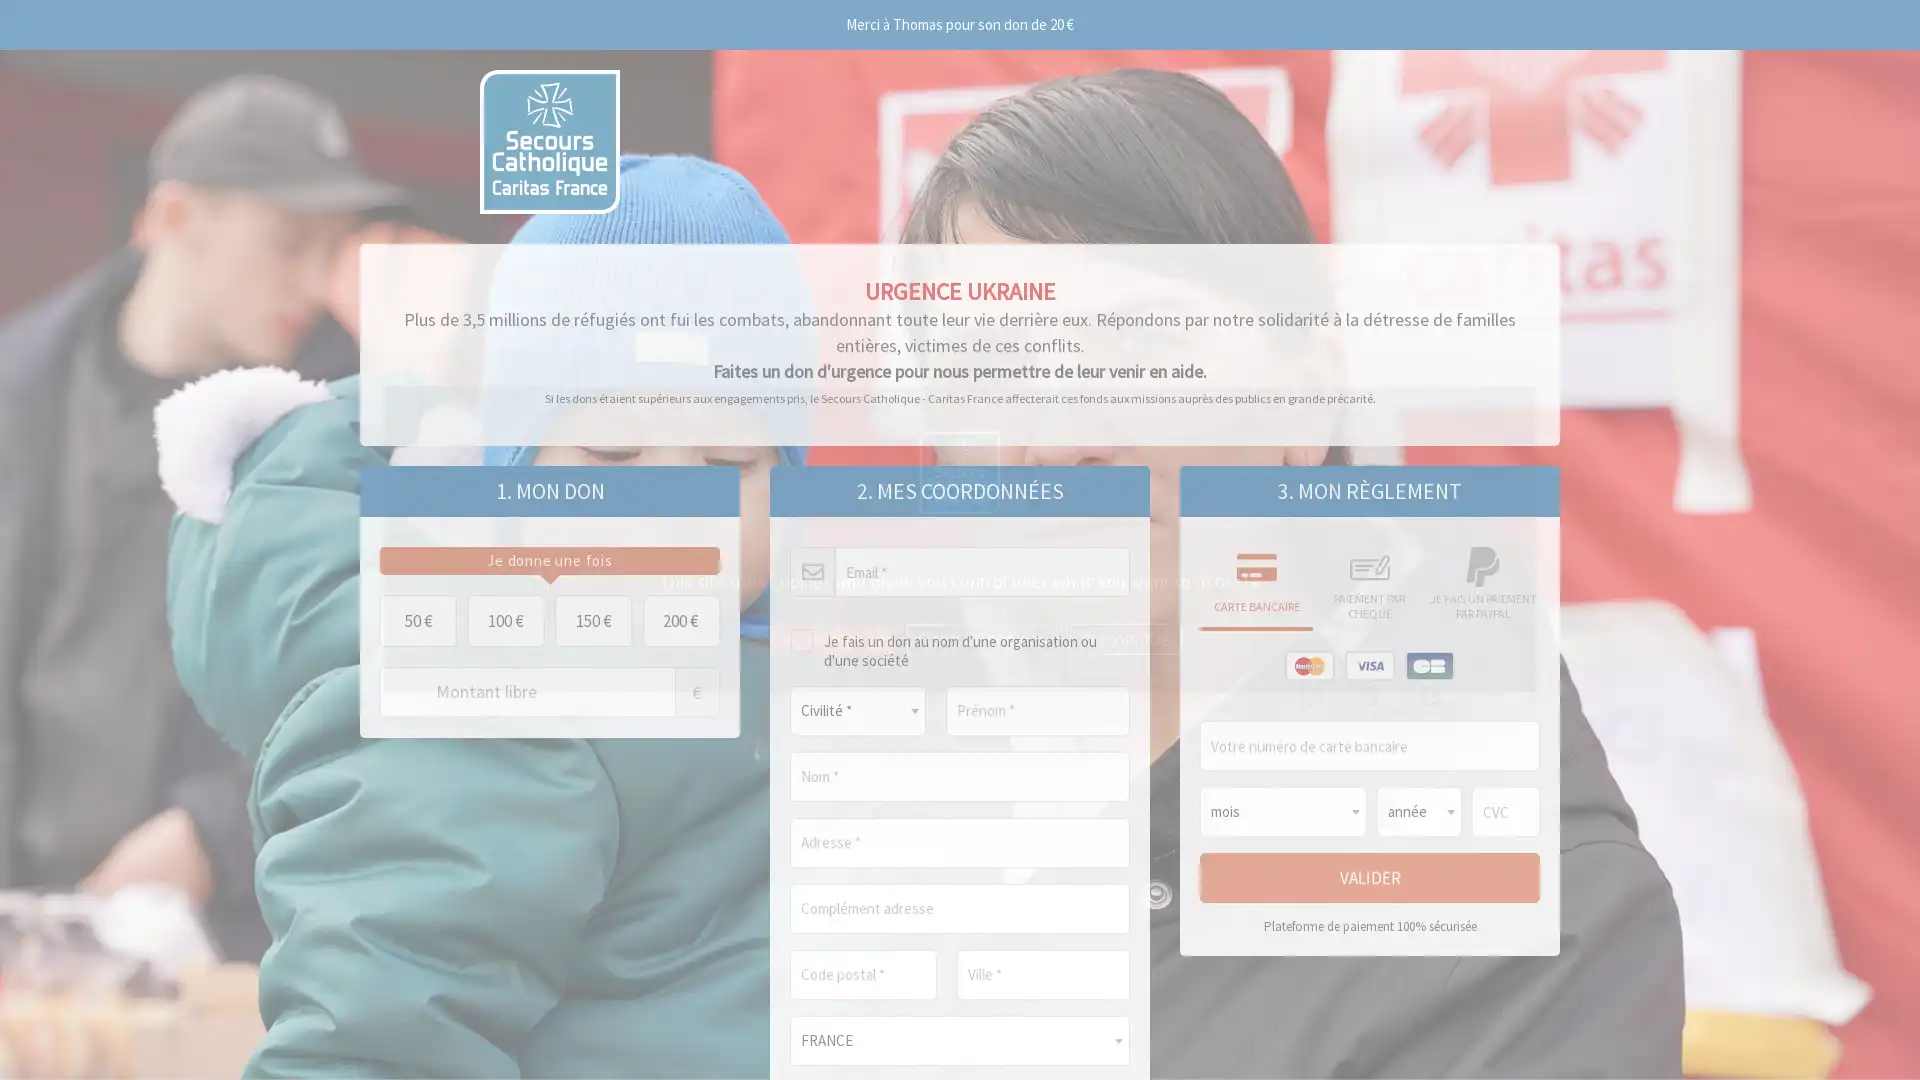 Image resolution: width=1920 pixels, height=1080 pixels. What do you see at coordinates (1368, 877) in the screenshot?
I see `Valider` at bounding box center [1368, 877].